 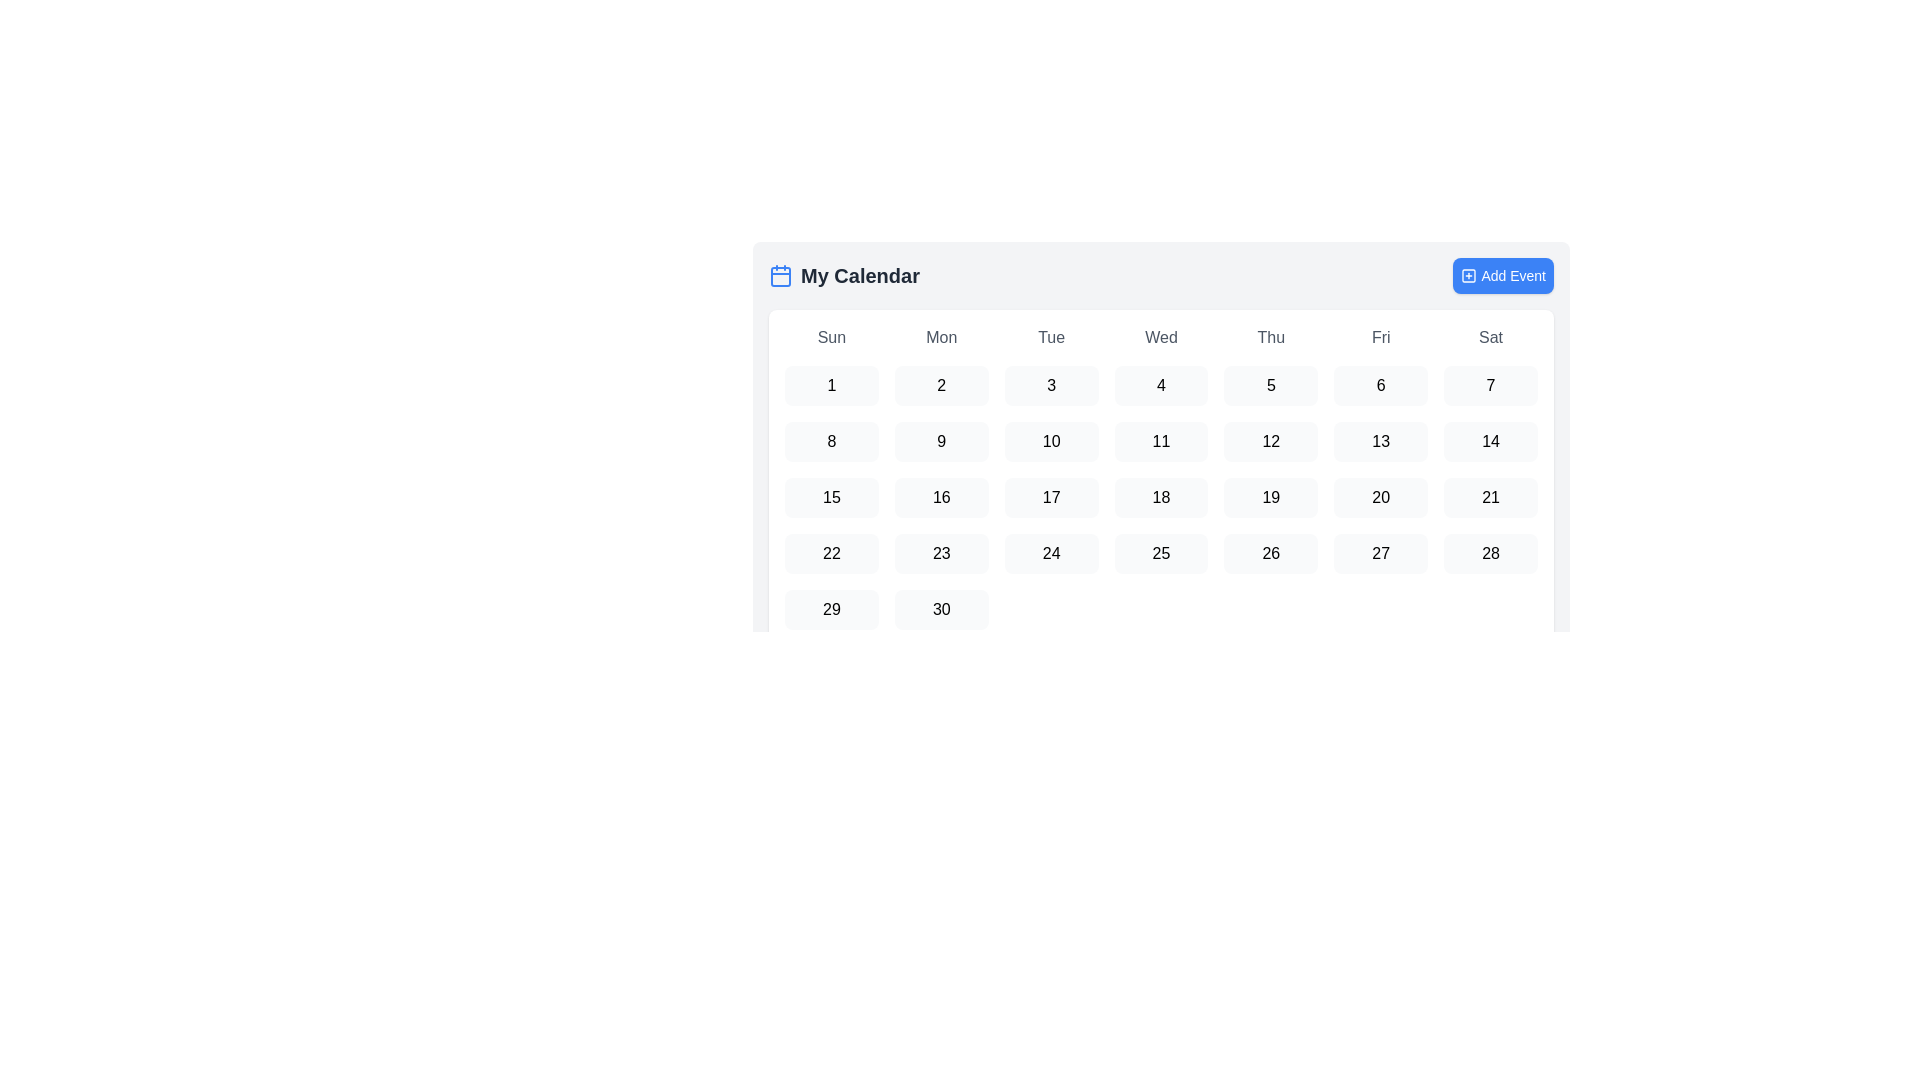 What do you see at coordinates (1161, 496) in the screenshot?
I see `to select the date '18' in the fourth column of the fourth row of the monthly calendar interface` at bounding box center [1161, 496].